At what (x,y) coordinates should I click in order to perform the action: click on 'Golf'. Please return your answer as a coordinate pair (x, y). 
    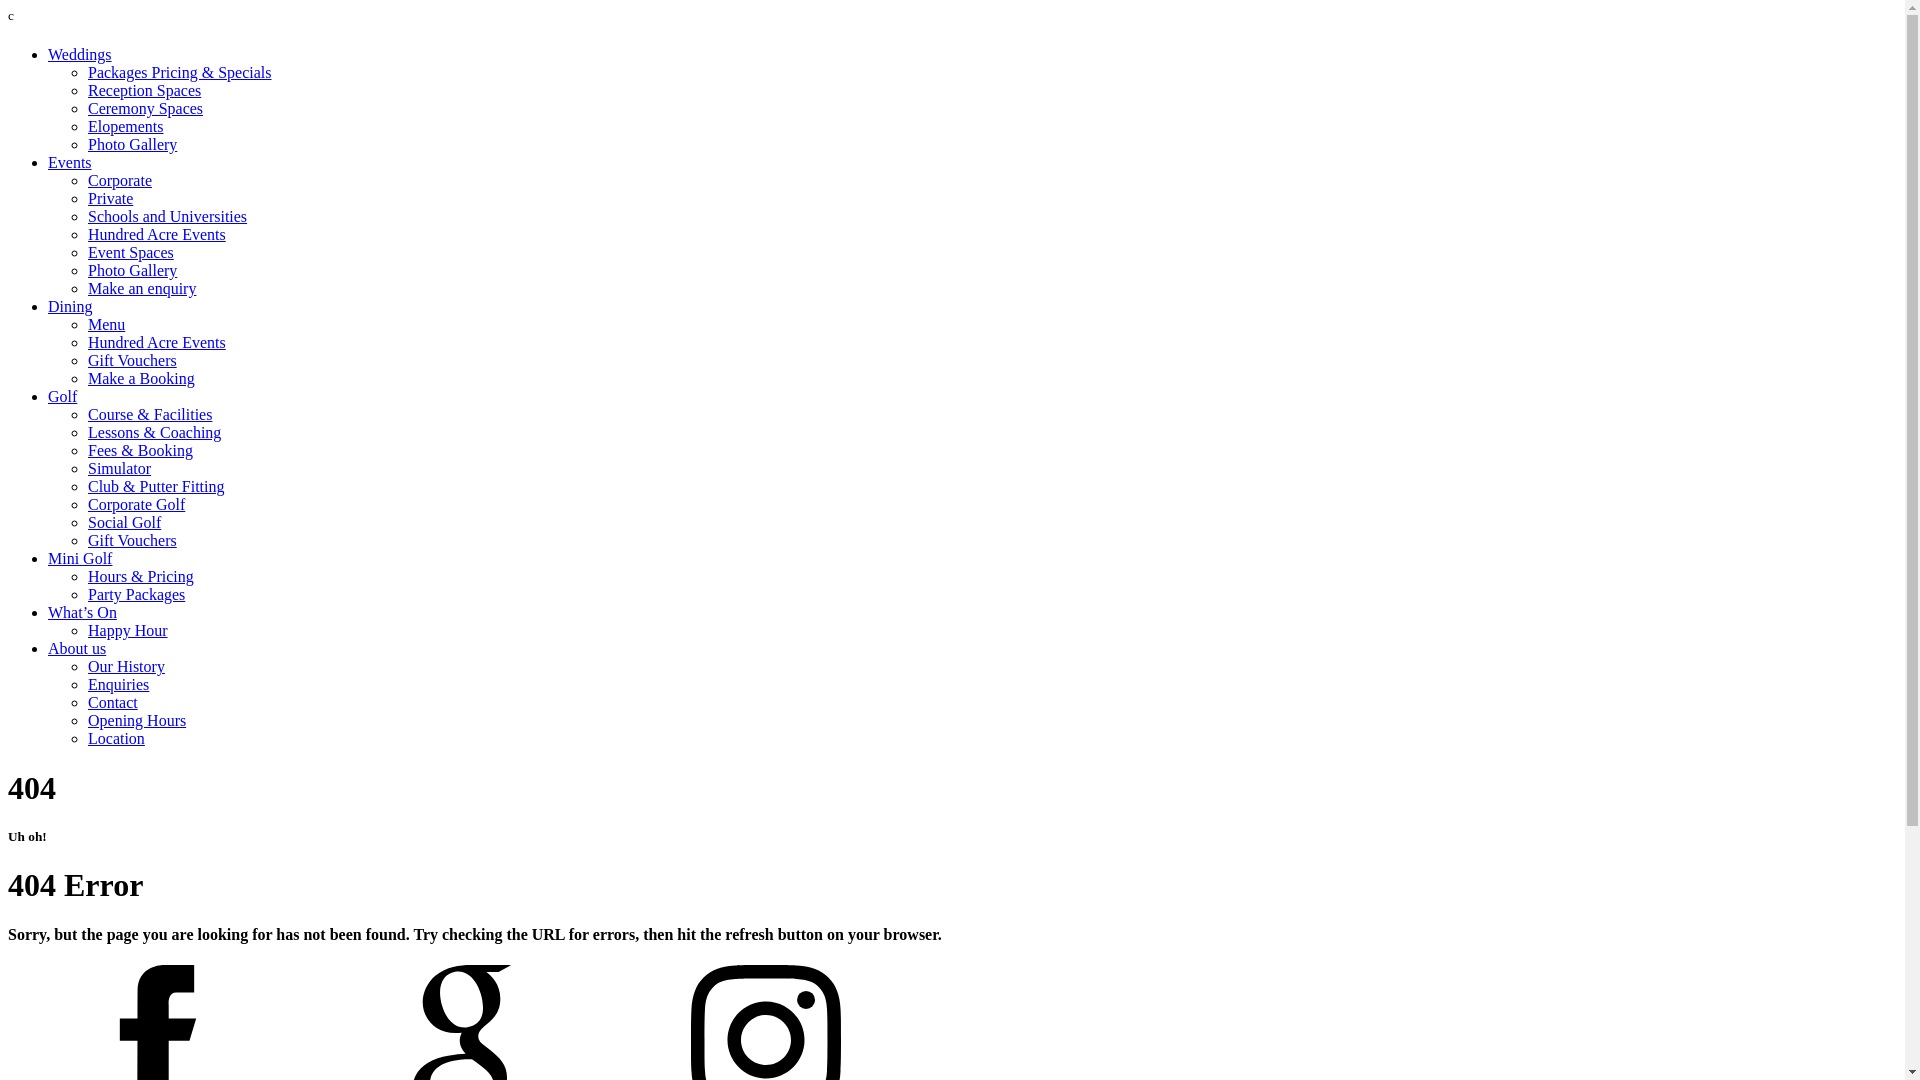
    Looking at the image, I should click on (62, 396).